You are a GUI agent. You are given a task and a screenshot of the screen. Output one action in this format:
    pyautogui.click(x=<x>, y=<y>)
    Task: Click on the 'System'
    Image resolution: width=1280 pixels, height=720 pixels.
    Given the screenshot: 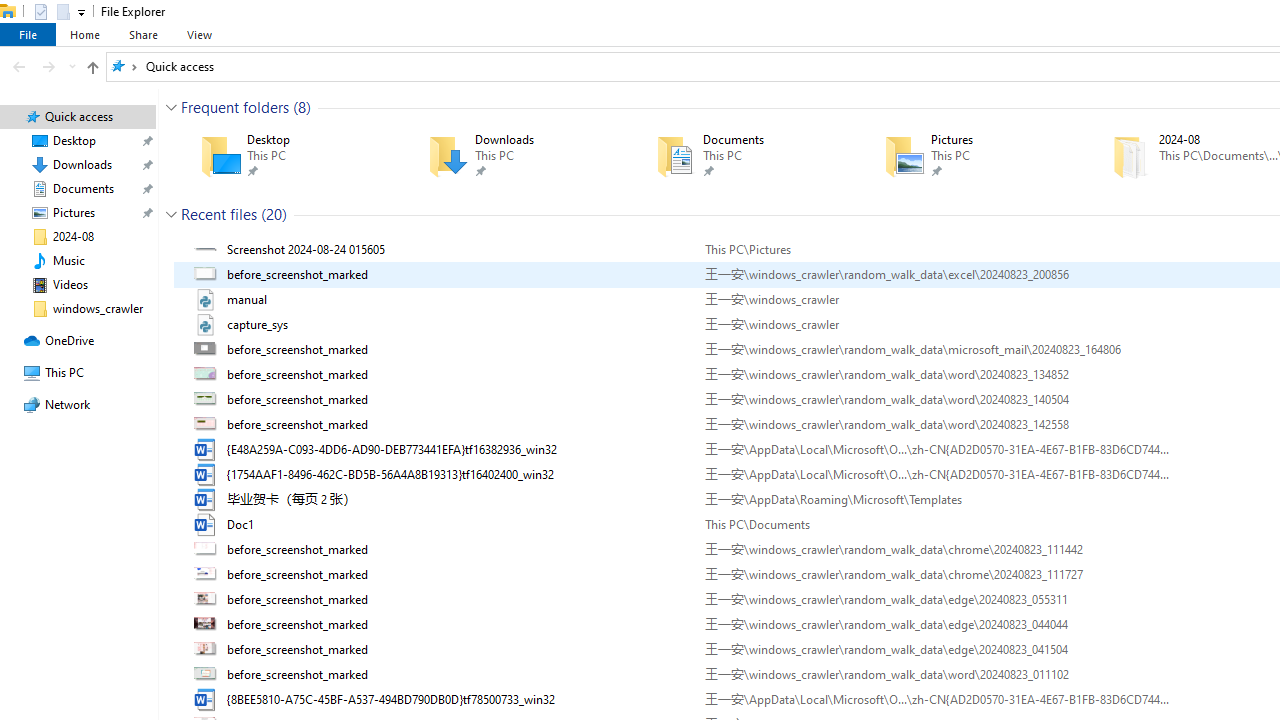 What is the action you would take?
    pyautogui.click(x=10, y=11)
    